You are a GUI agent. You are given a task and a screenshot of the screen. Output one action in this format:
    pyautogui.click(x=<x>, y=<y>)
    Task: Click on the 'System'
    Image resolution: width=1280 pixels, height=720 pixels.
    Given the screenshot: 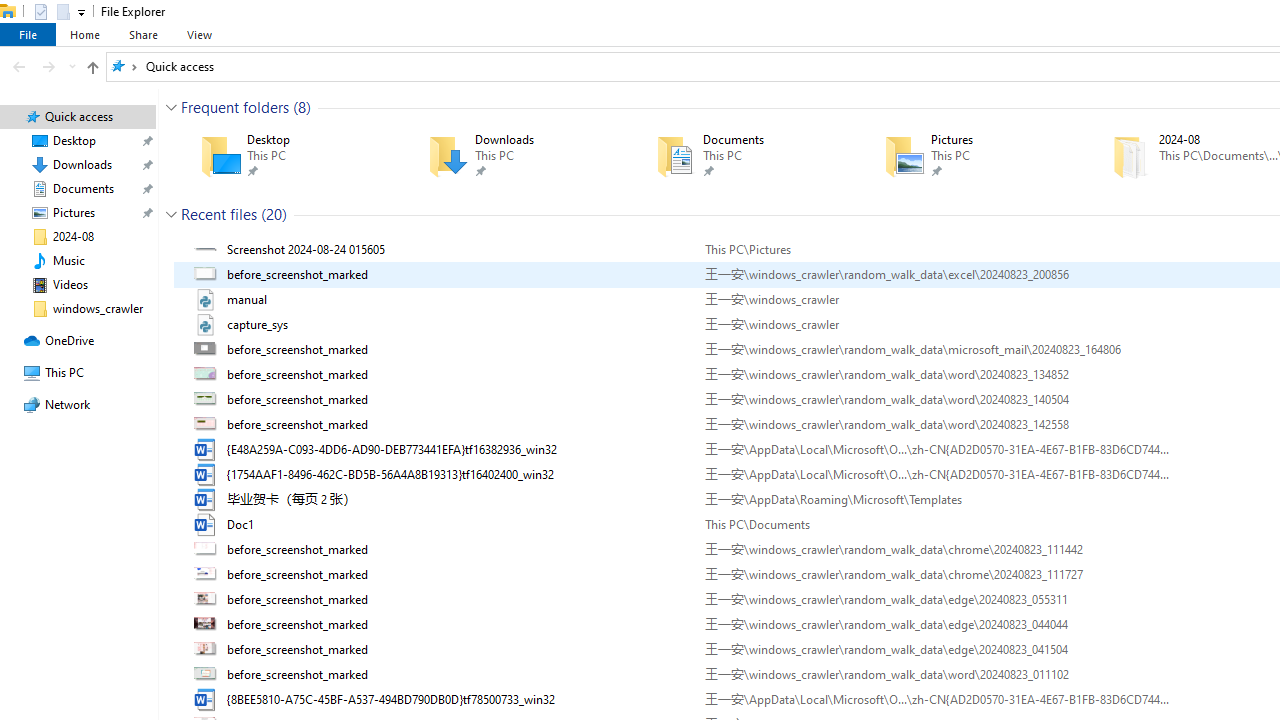 What is the action you would take?
    pyautogui.click(x=10, y=11)
    